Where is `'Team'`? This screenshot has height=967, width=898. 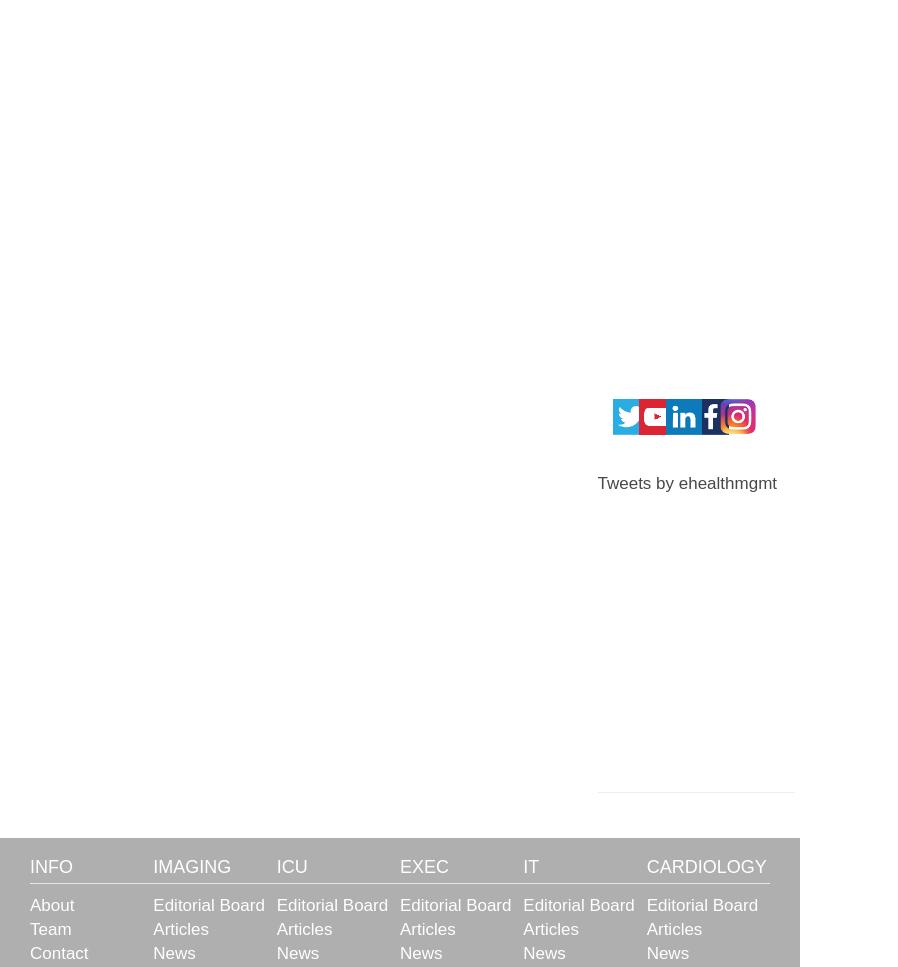
'Team' is located at coordinates (49, 929).